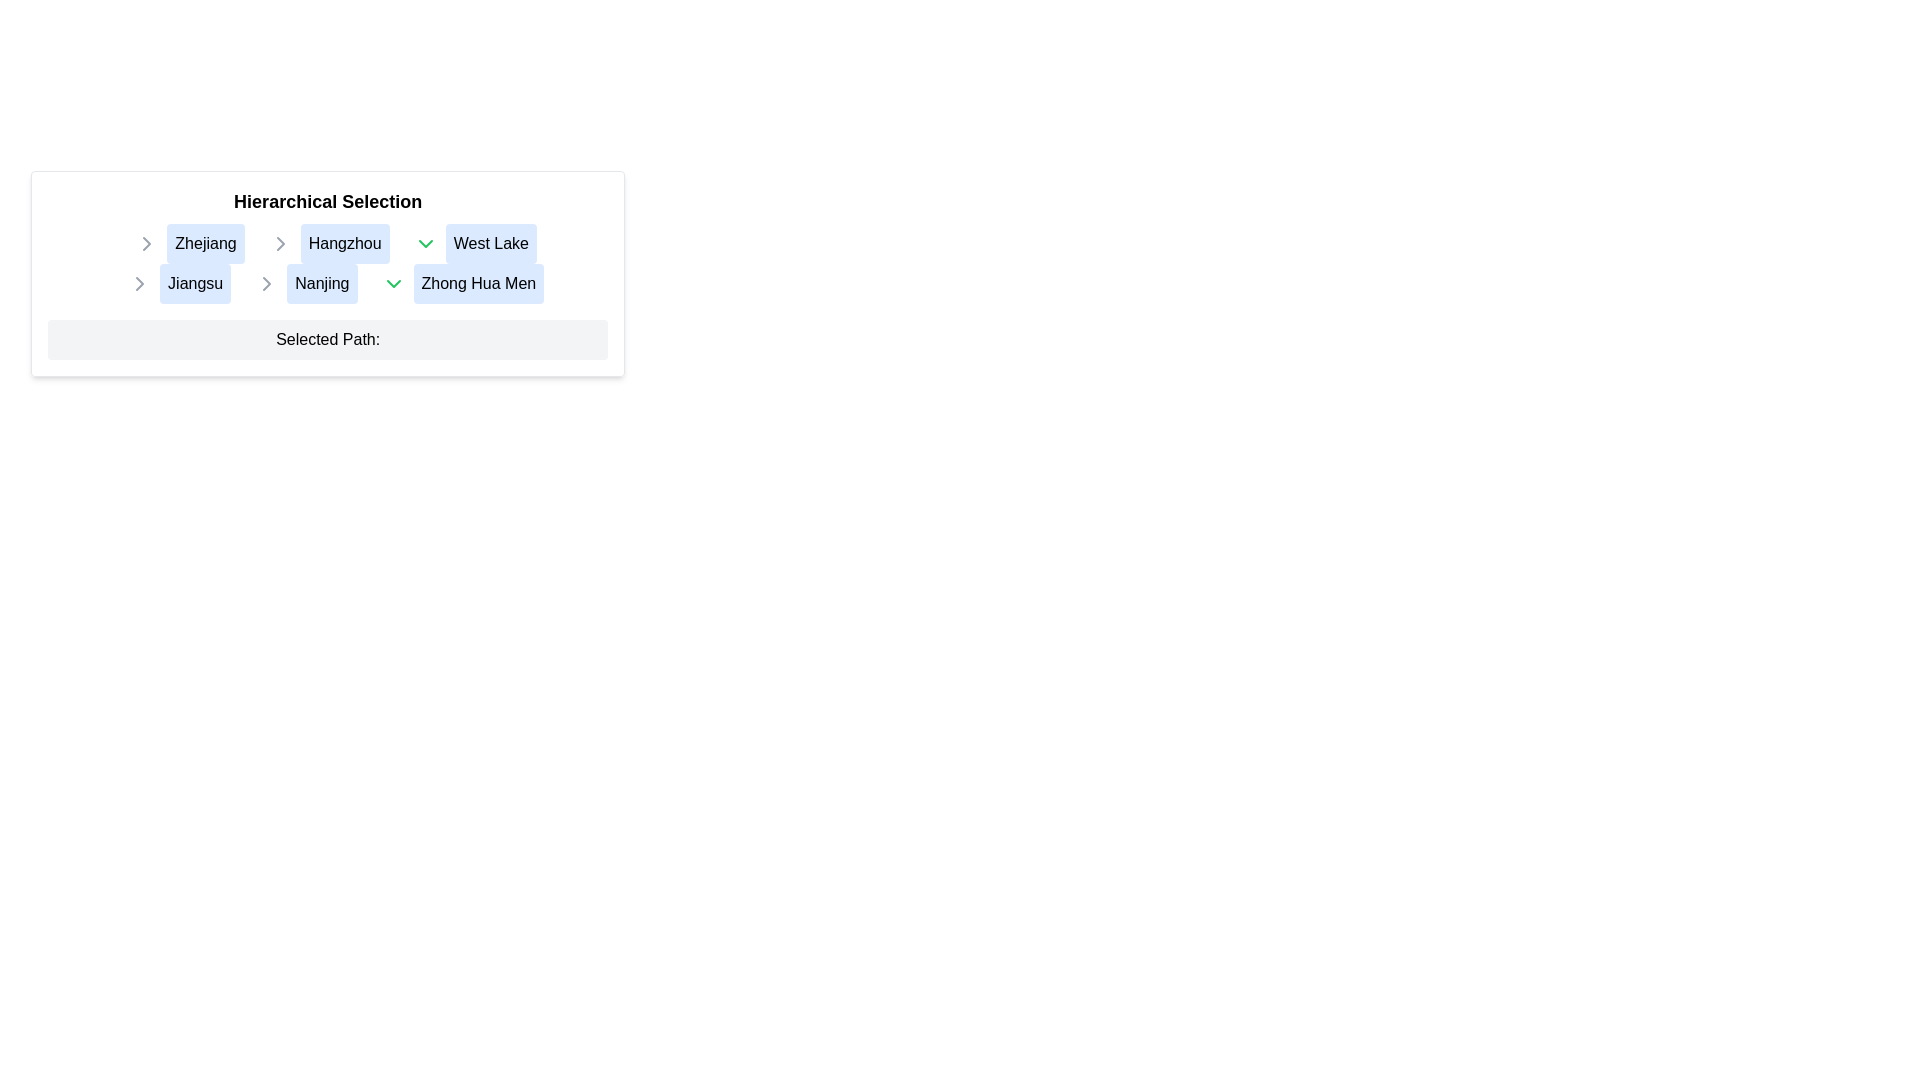  What do you see at coordinates (146, 242) in the screenshot?
I see `the right-pointing chevron icon styled with a thin stroke and gray color, located immediately to the left of the text labeled 'Zhejiang'` at bounding box center [146, 242].